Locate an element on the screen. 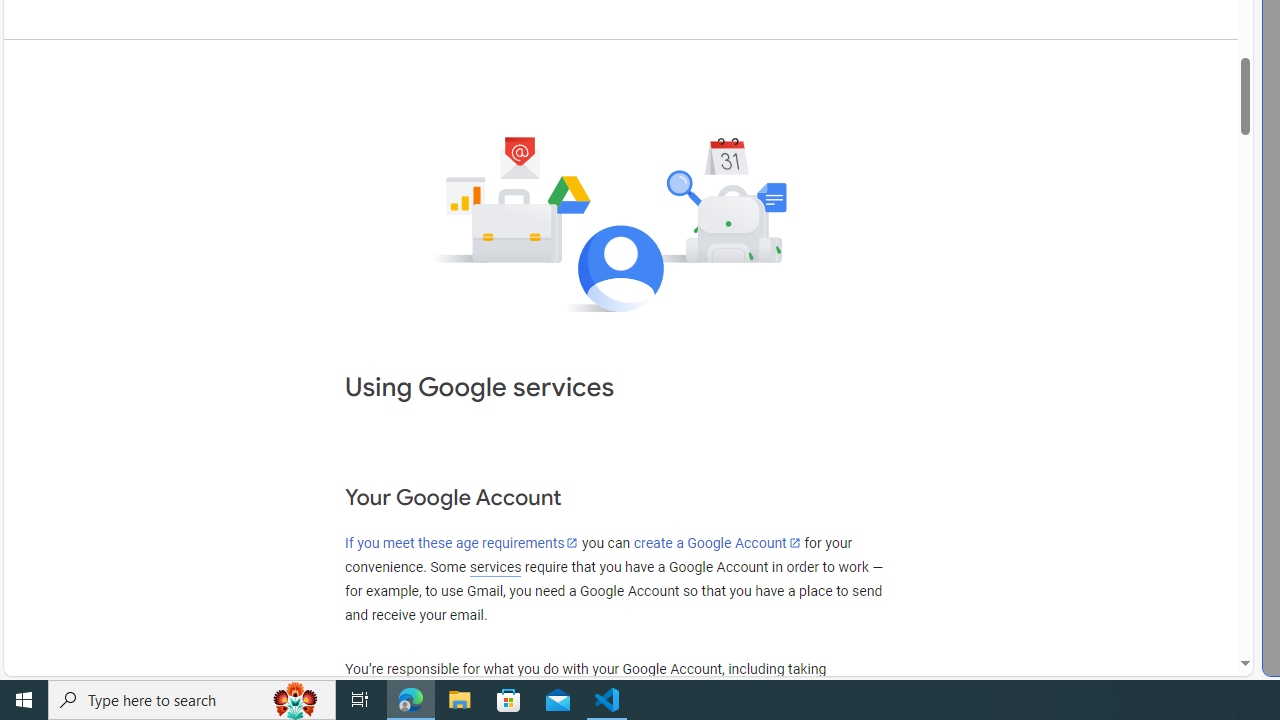 The image size is (1280, 720). 'File Explorer' is located at coordinates (459, 698).